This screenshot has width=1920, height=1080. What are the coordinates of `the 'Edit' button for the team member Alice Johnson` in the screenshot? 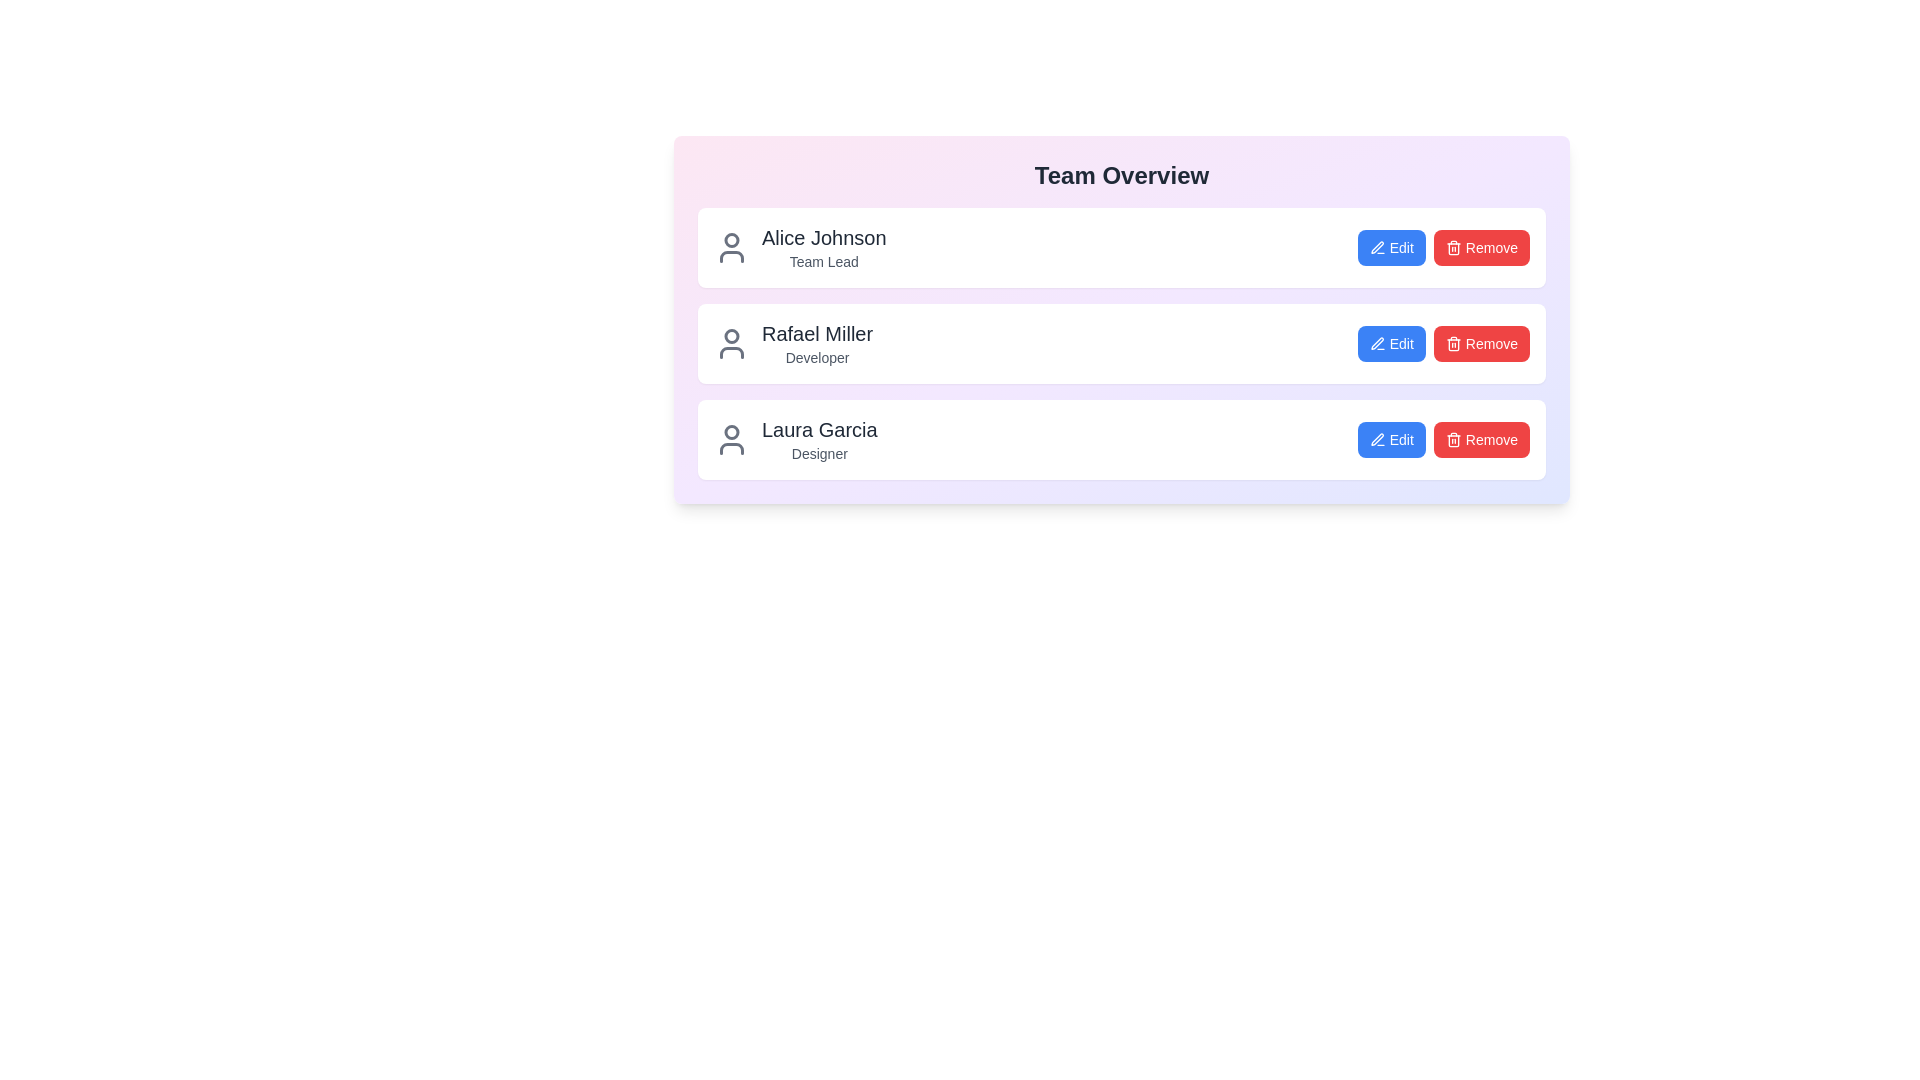 It's located at (1390, 246).